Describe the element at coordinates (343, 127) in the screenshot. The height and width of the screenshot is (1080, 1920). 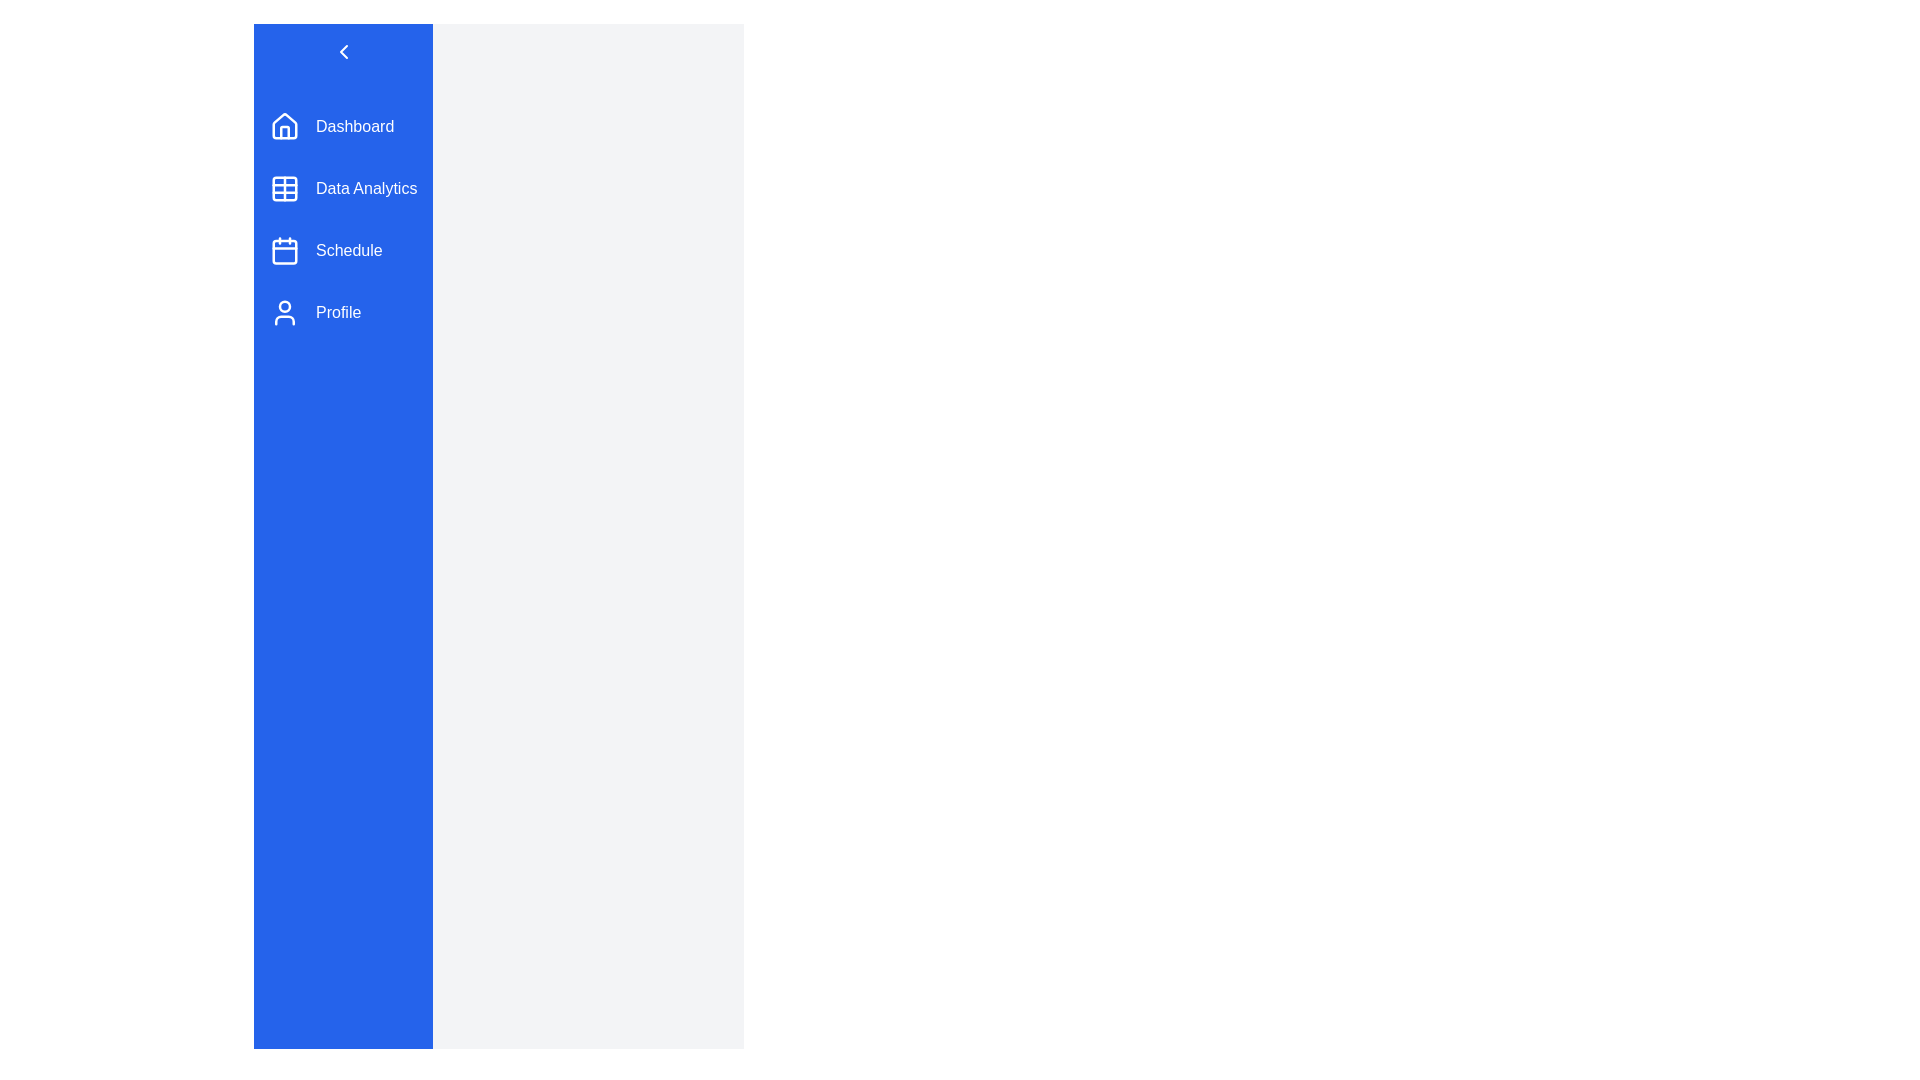
I see `the menu item labeled 'Dashboard' to trigger its hover effect` at that location.